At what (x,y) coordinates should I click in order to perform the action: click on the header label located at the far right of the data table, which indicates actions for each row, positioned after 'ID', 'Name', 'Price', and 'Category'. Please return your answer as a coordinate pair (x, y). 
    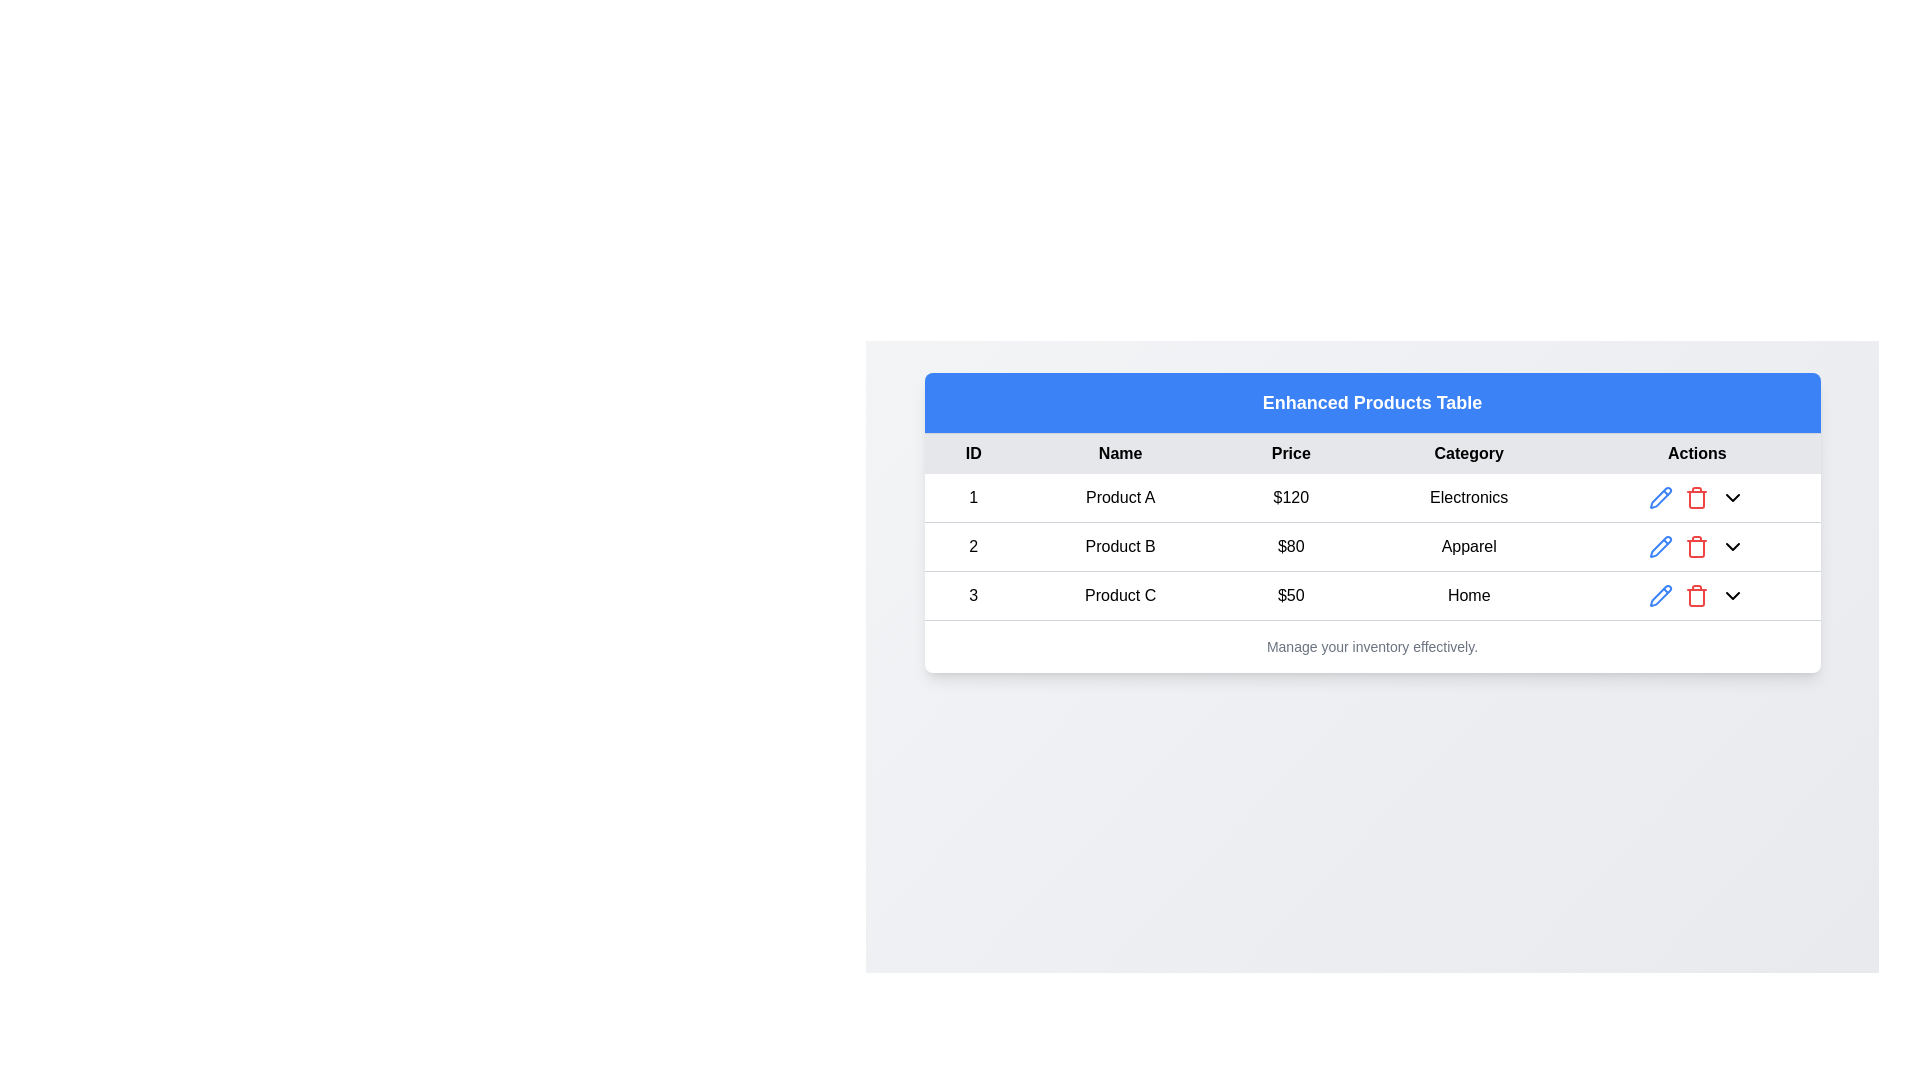
    Looking at the image, I should click on (1696, 453).